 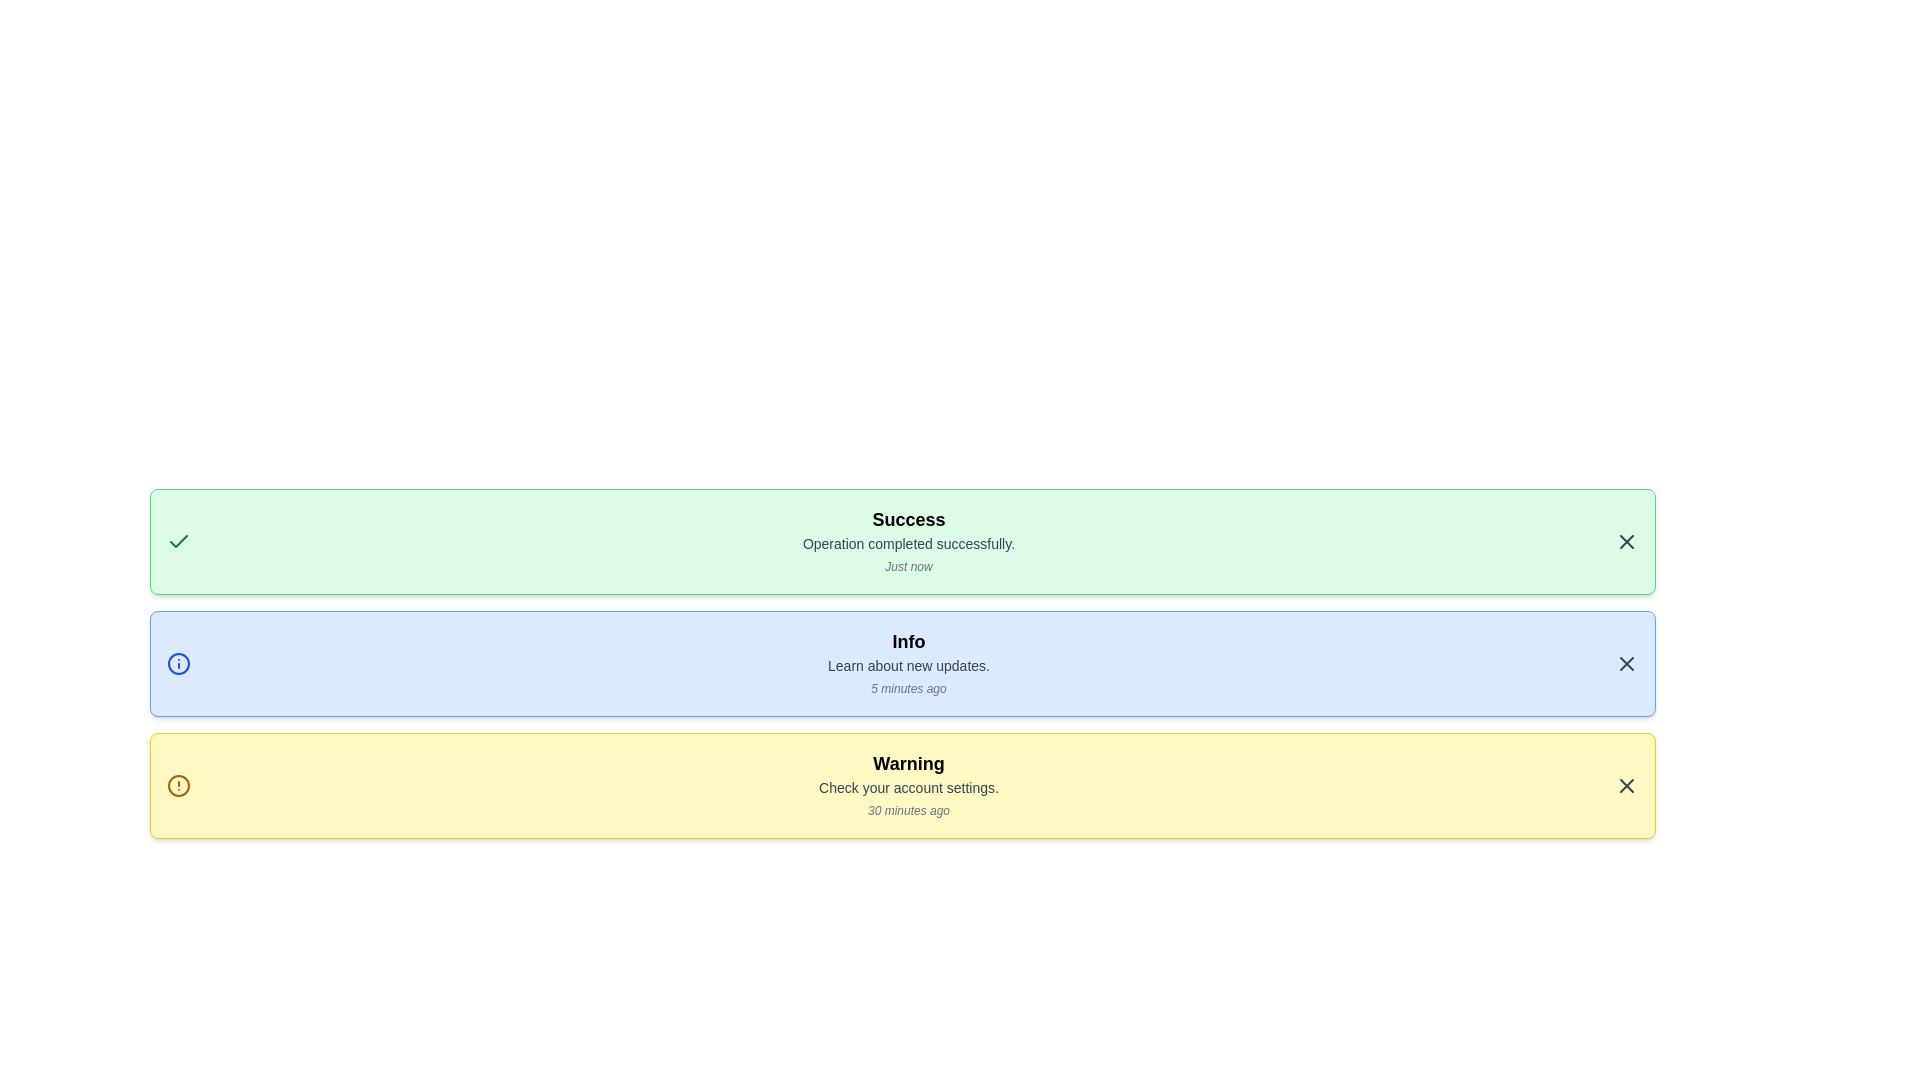 What do you see at coordinates (901, 542) in the screenshot?
I see `the notification content for success type` at bounding box center [901, 542].